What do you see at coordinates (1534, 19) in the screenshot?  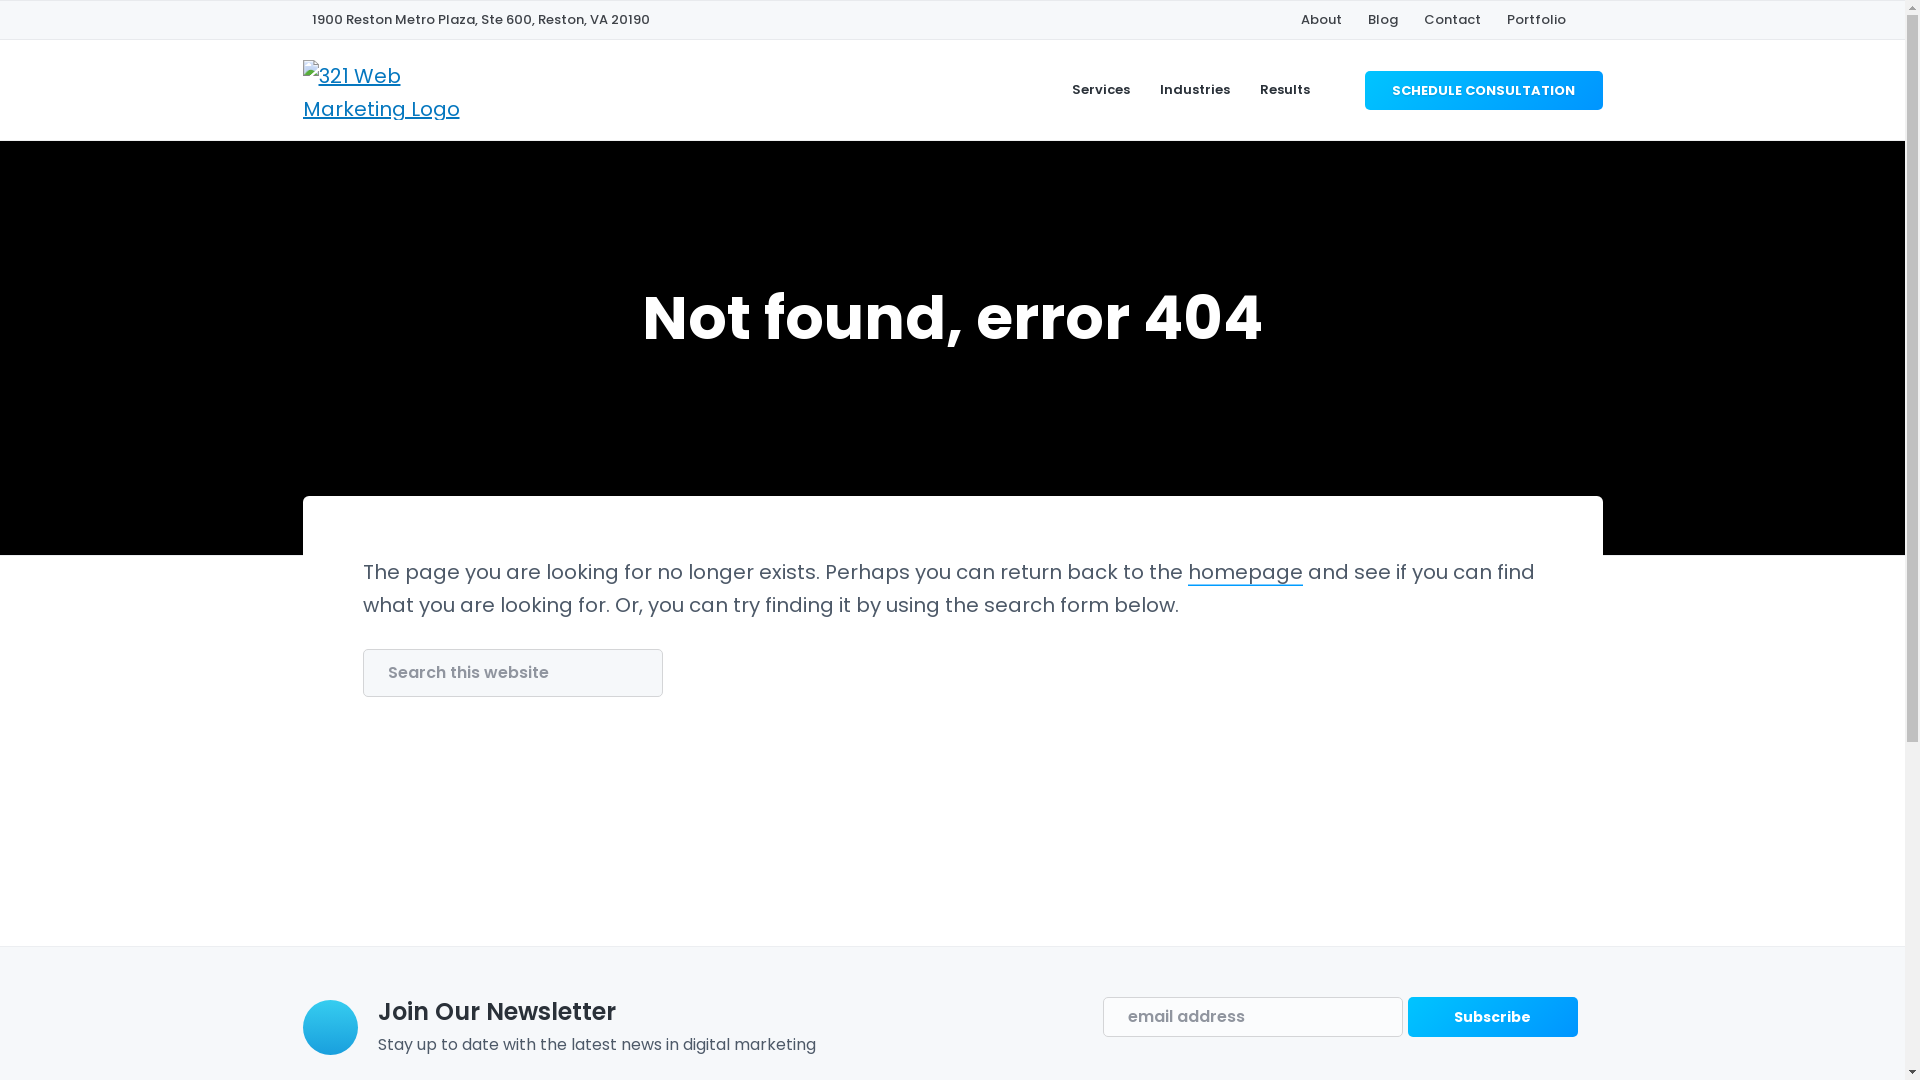 I see `'Portfolio'` at bounding box center [1534, 19].